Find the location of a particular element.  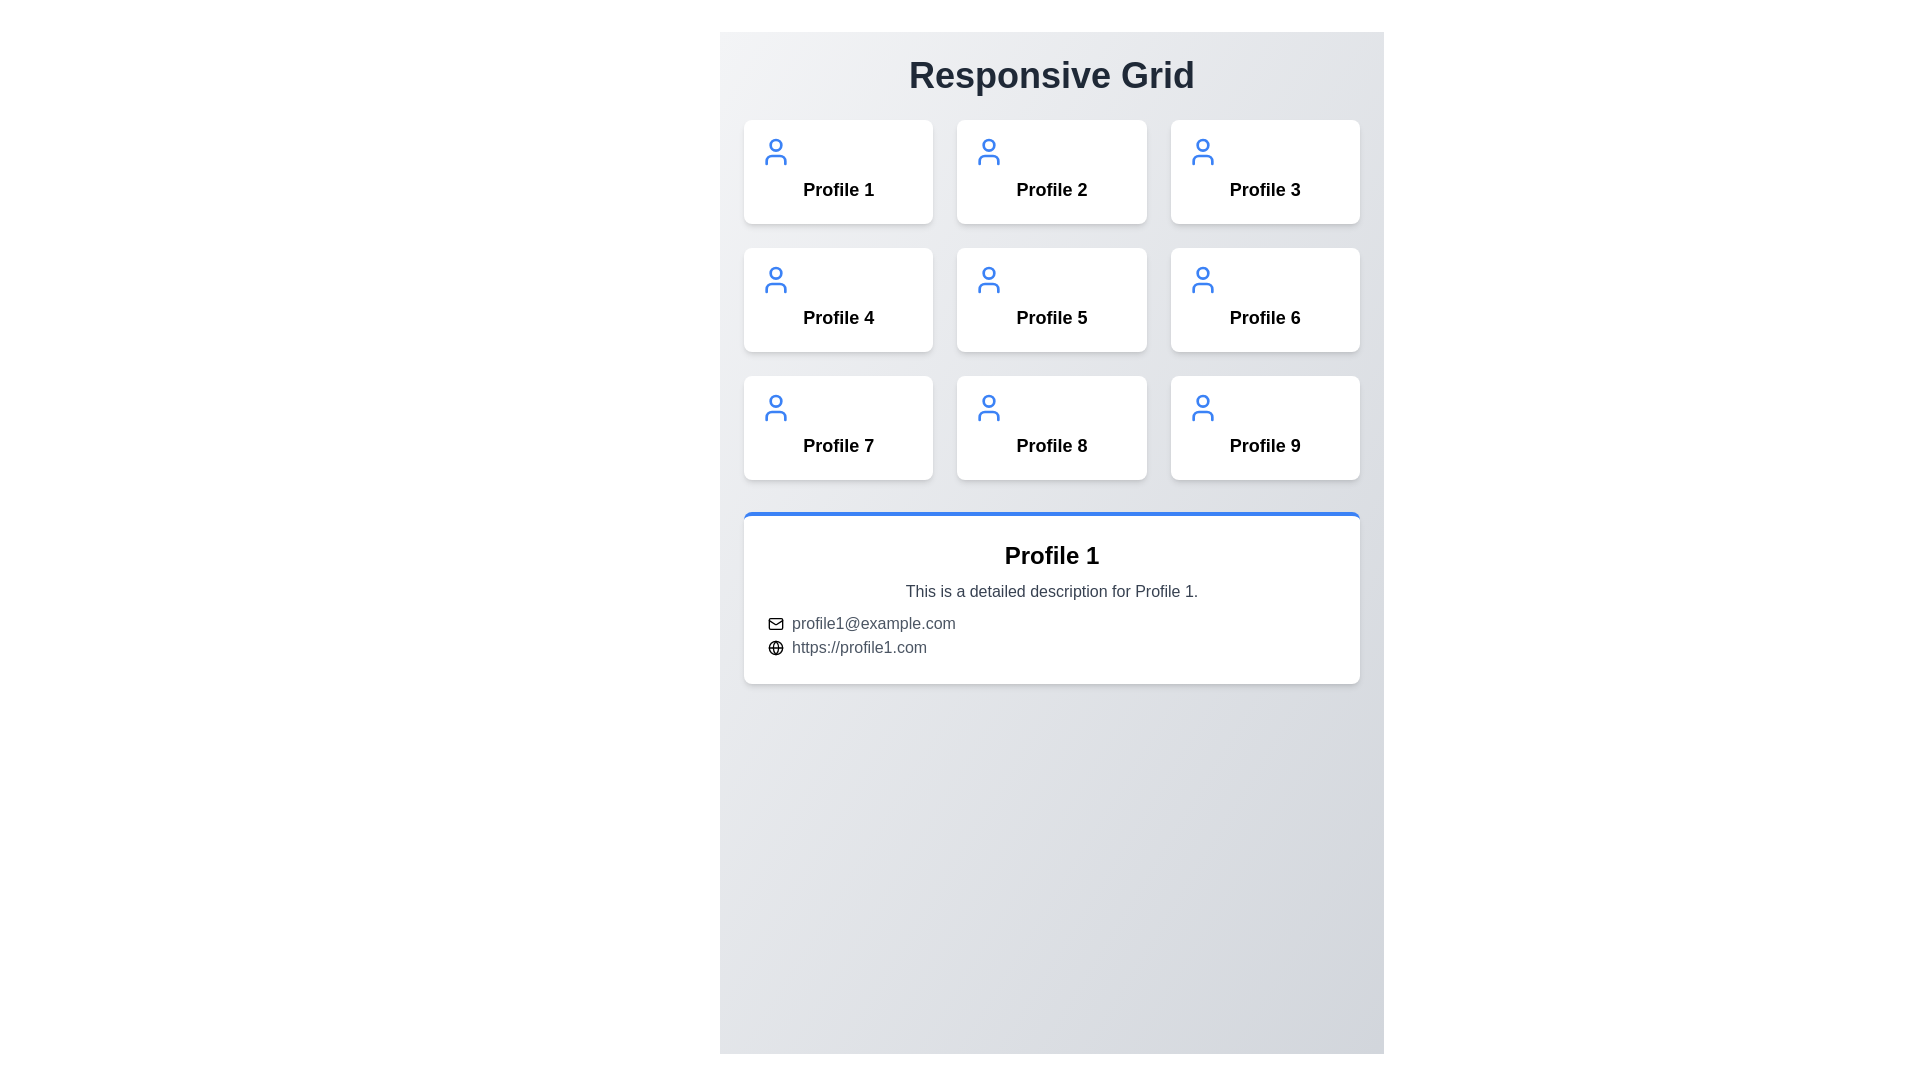

the SVG Circle with a blue border located in the top-left corner of the user profile card titled 'Profile 1' is located at coordinates (775, 144).